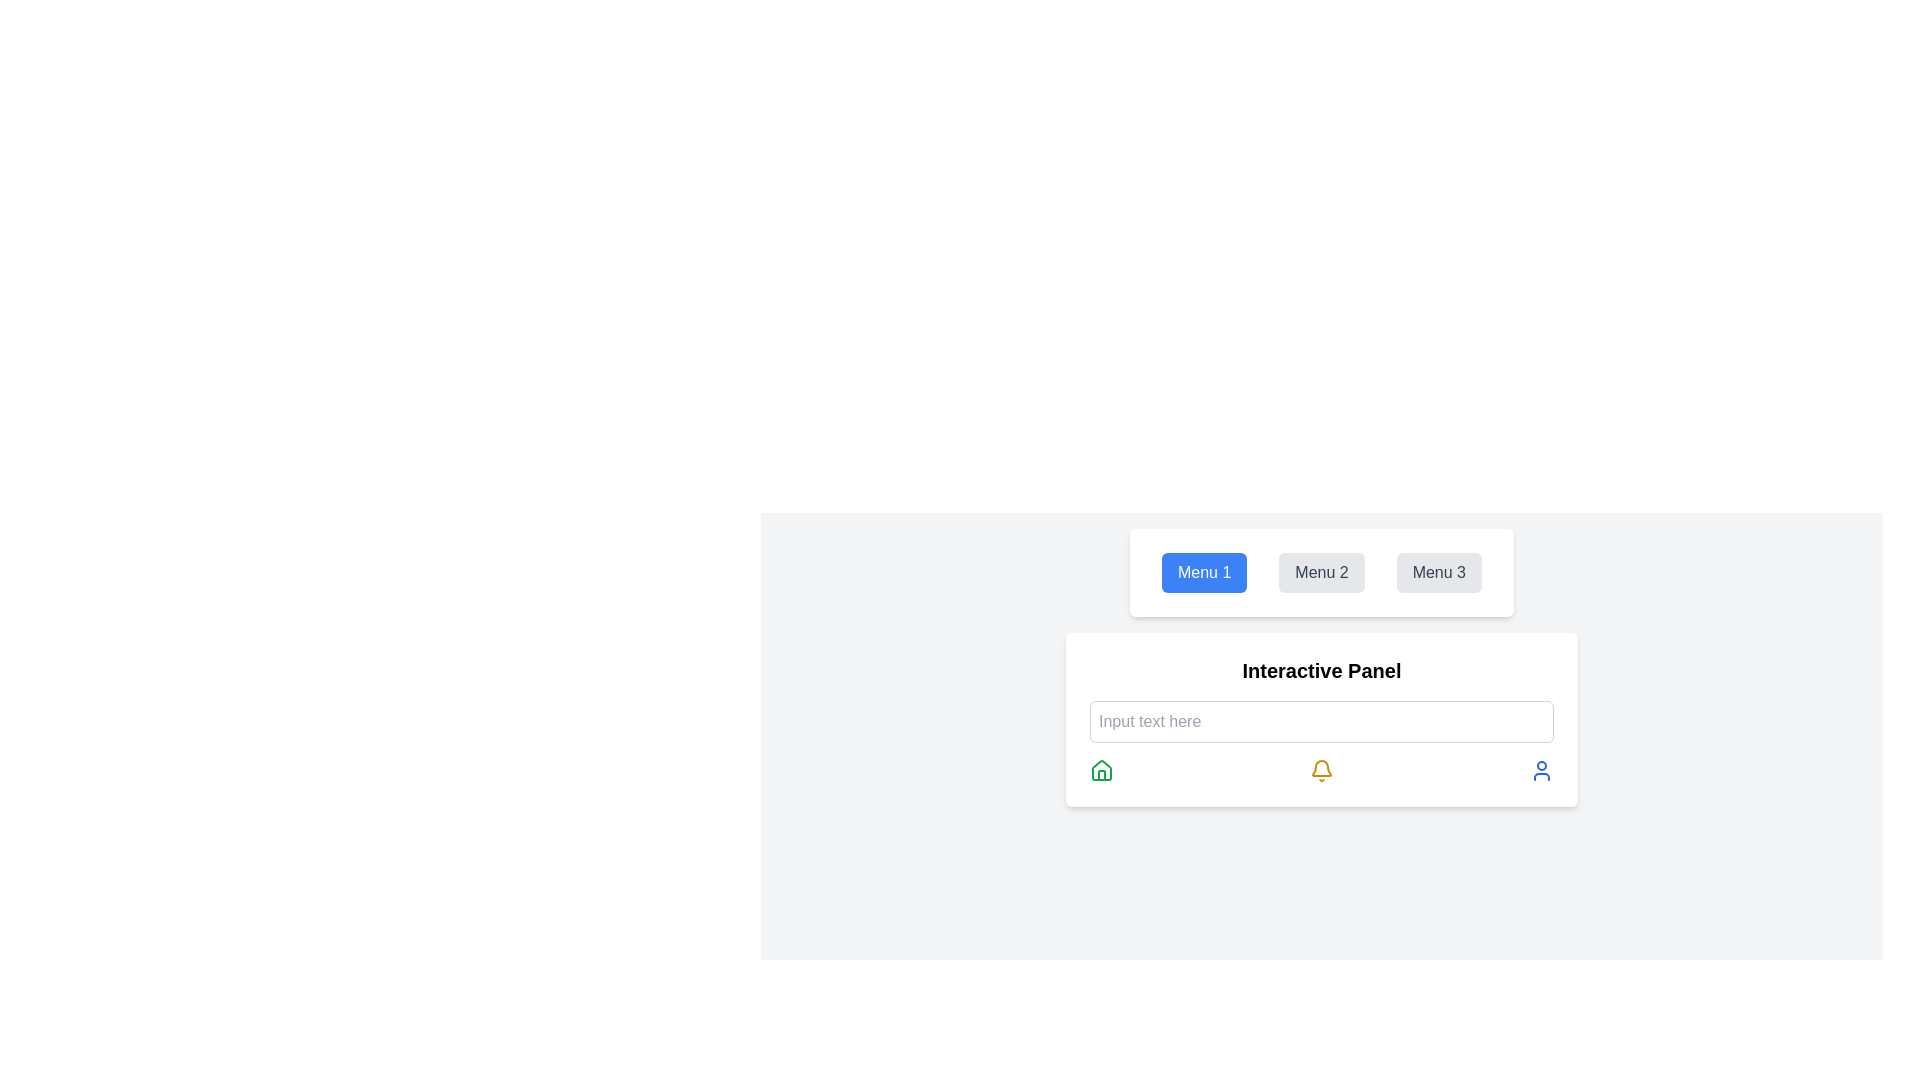 Image resolution: width=1920 pixels, height=1080 pixels. What do you see at coordinates (1321, 767) in the screenshot?
I see `the notification bell icon located at the bottom middle of the interactive panel, which indicates pending actions or messages` at bounding box center [1321, 767].